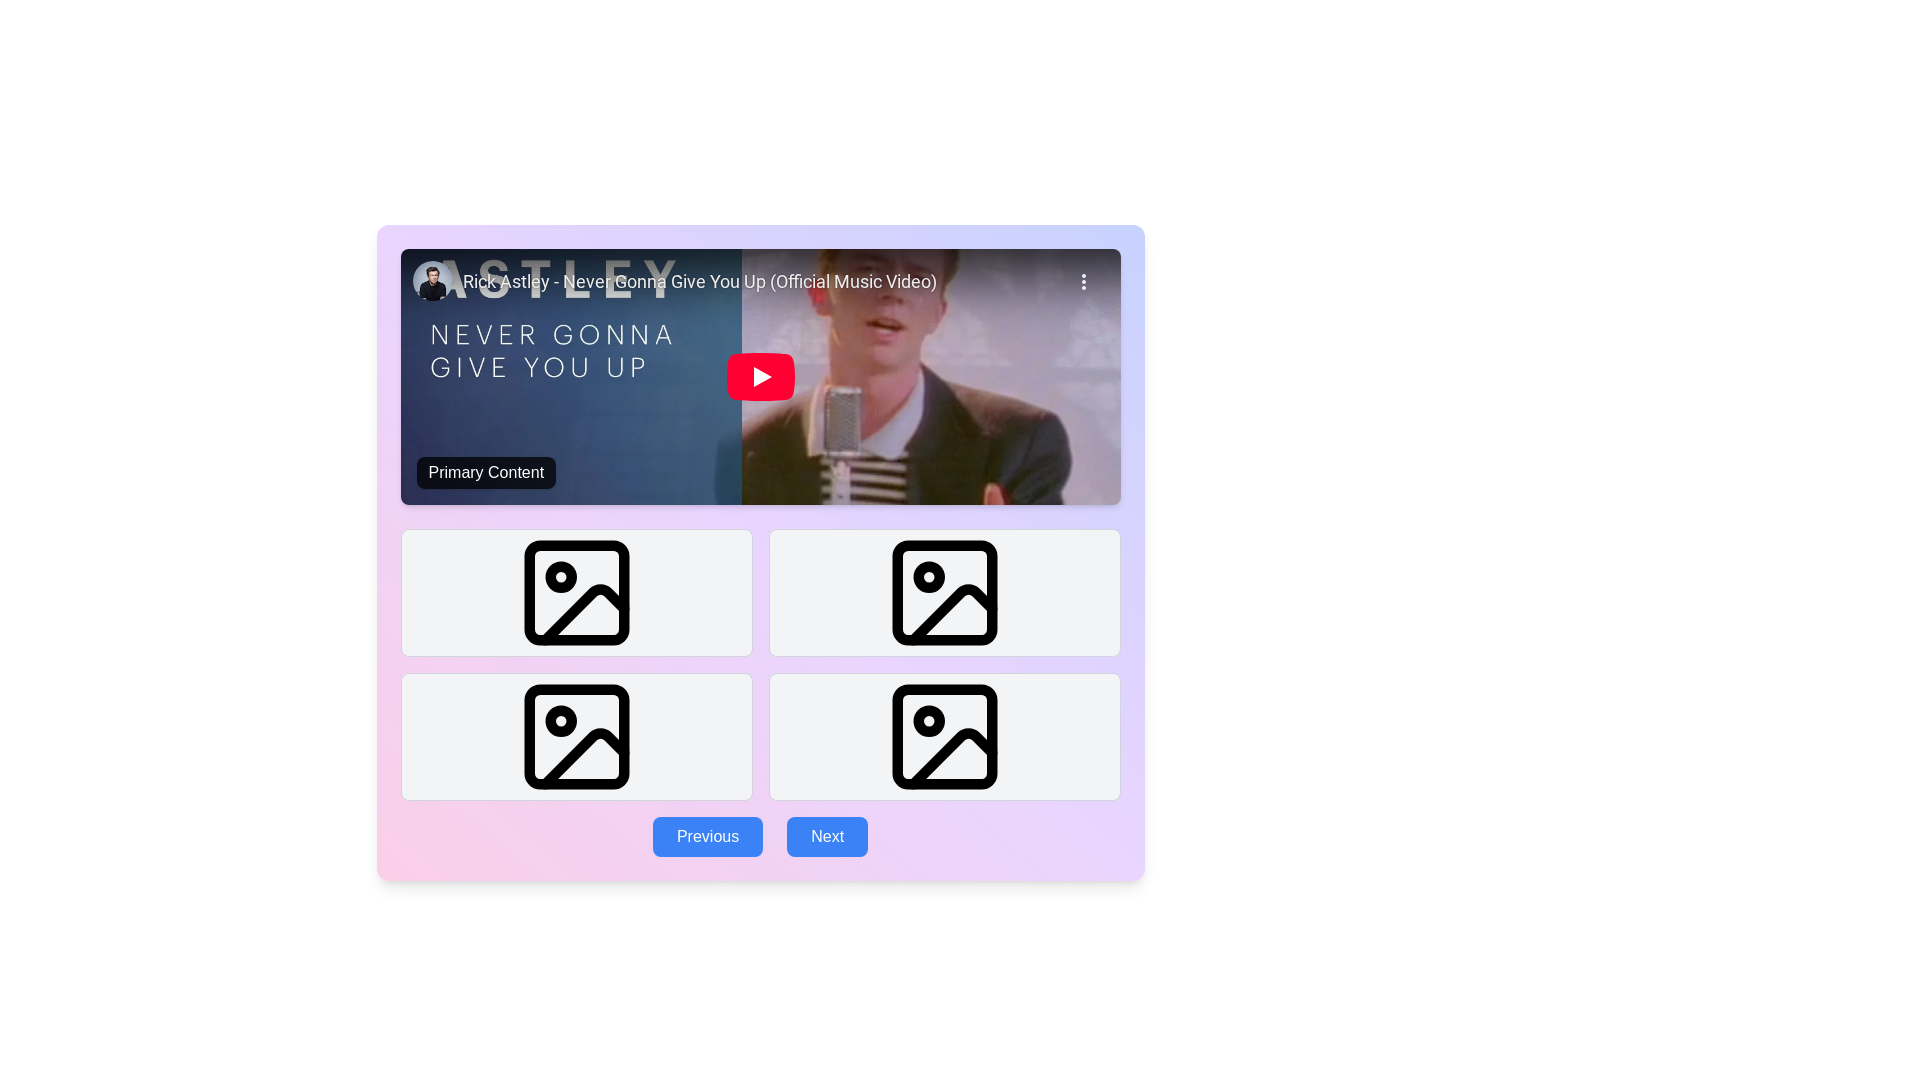  I want to click on the decorative square with rounded corners located in the bottom-right corner of the rightmost image placeholder in a 2x3 grid layout, so click(943, 736).